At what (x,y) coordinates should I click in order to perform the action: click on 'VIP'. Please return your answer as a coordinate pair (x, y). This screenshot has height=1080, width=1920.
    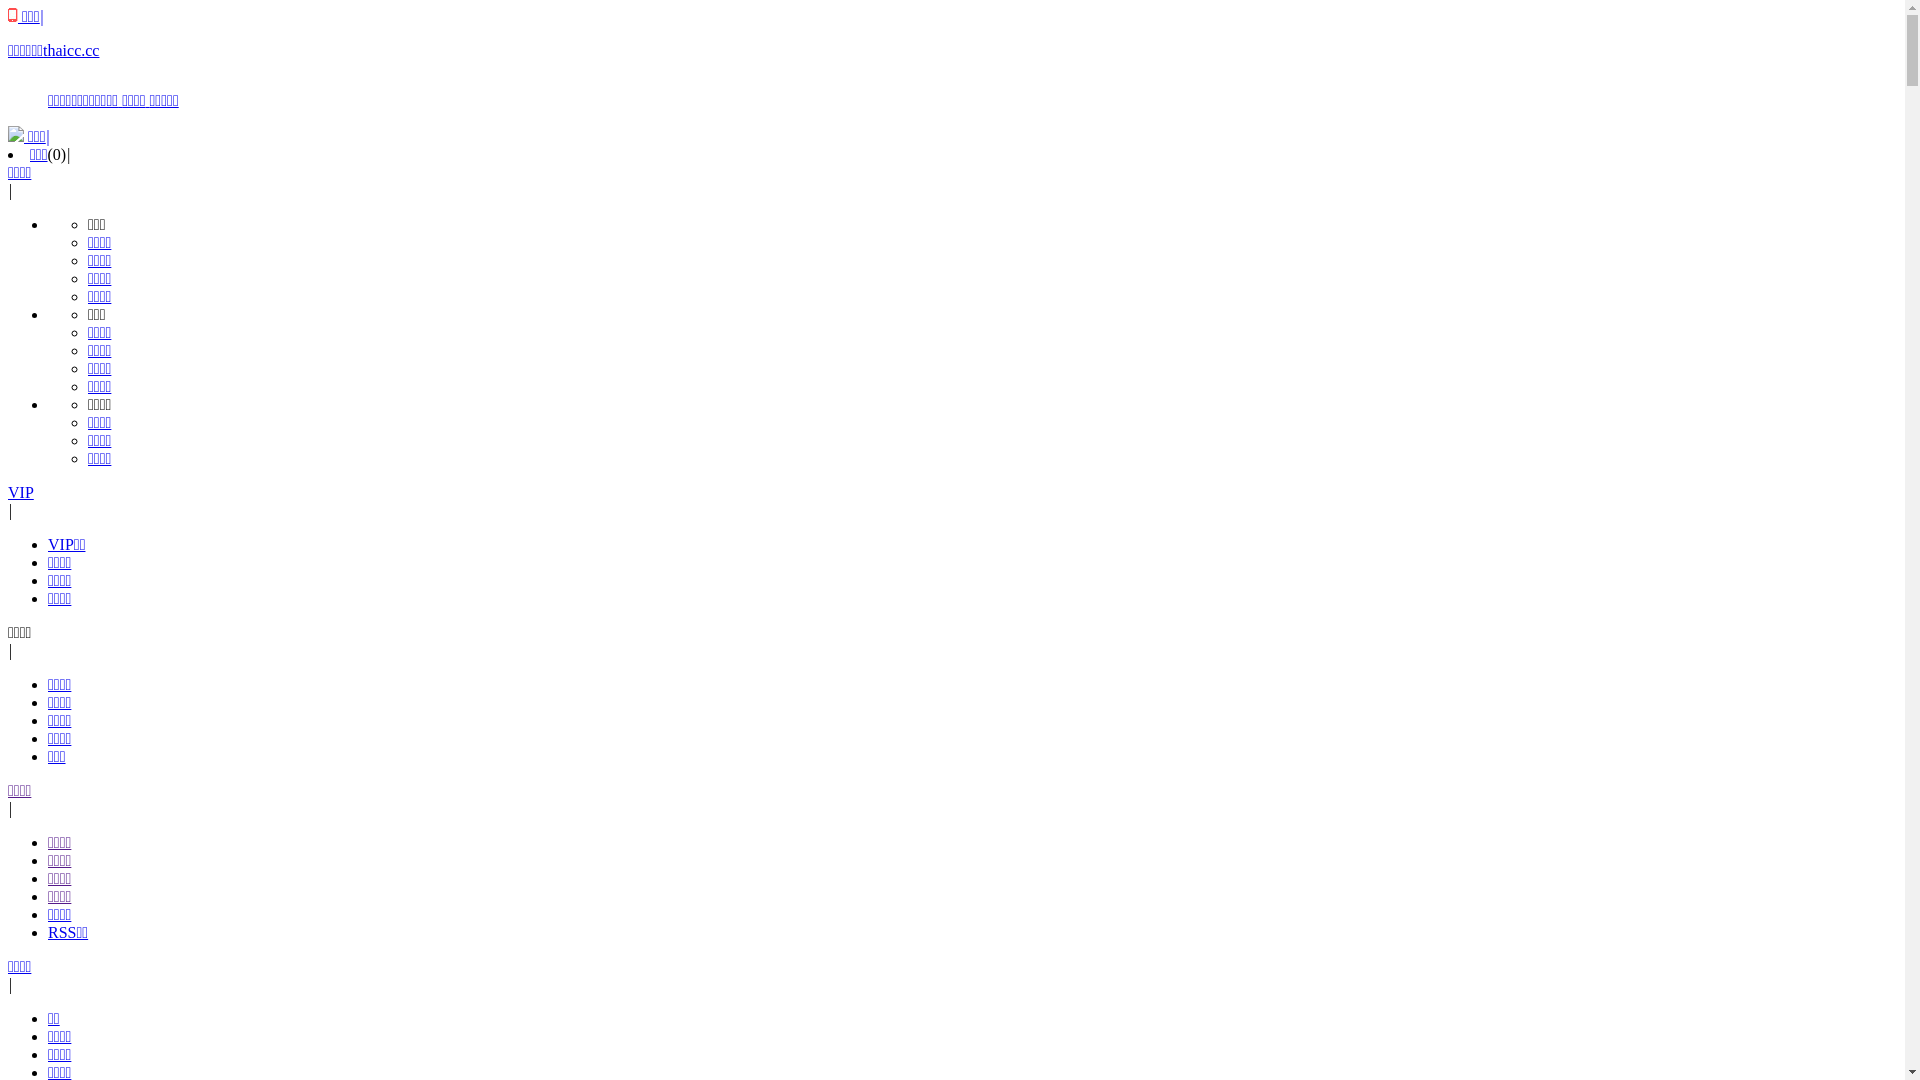
    Looking at the image, I should click on (20, 492).